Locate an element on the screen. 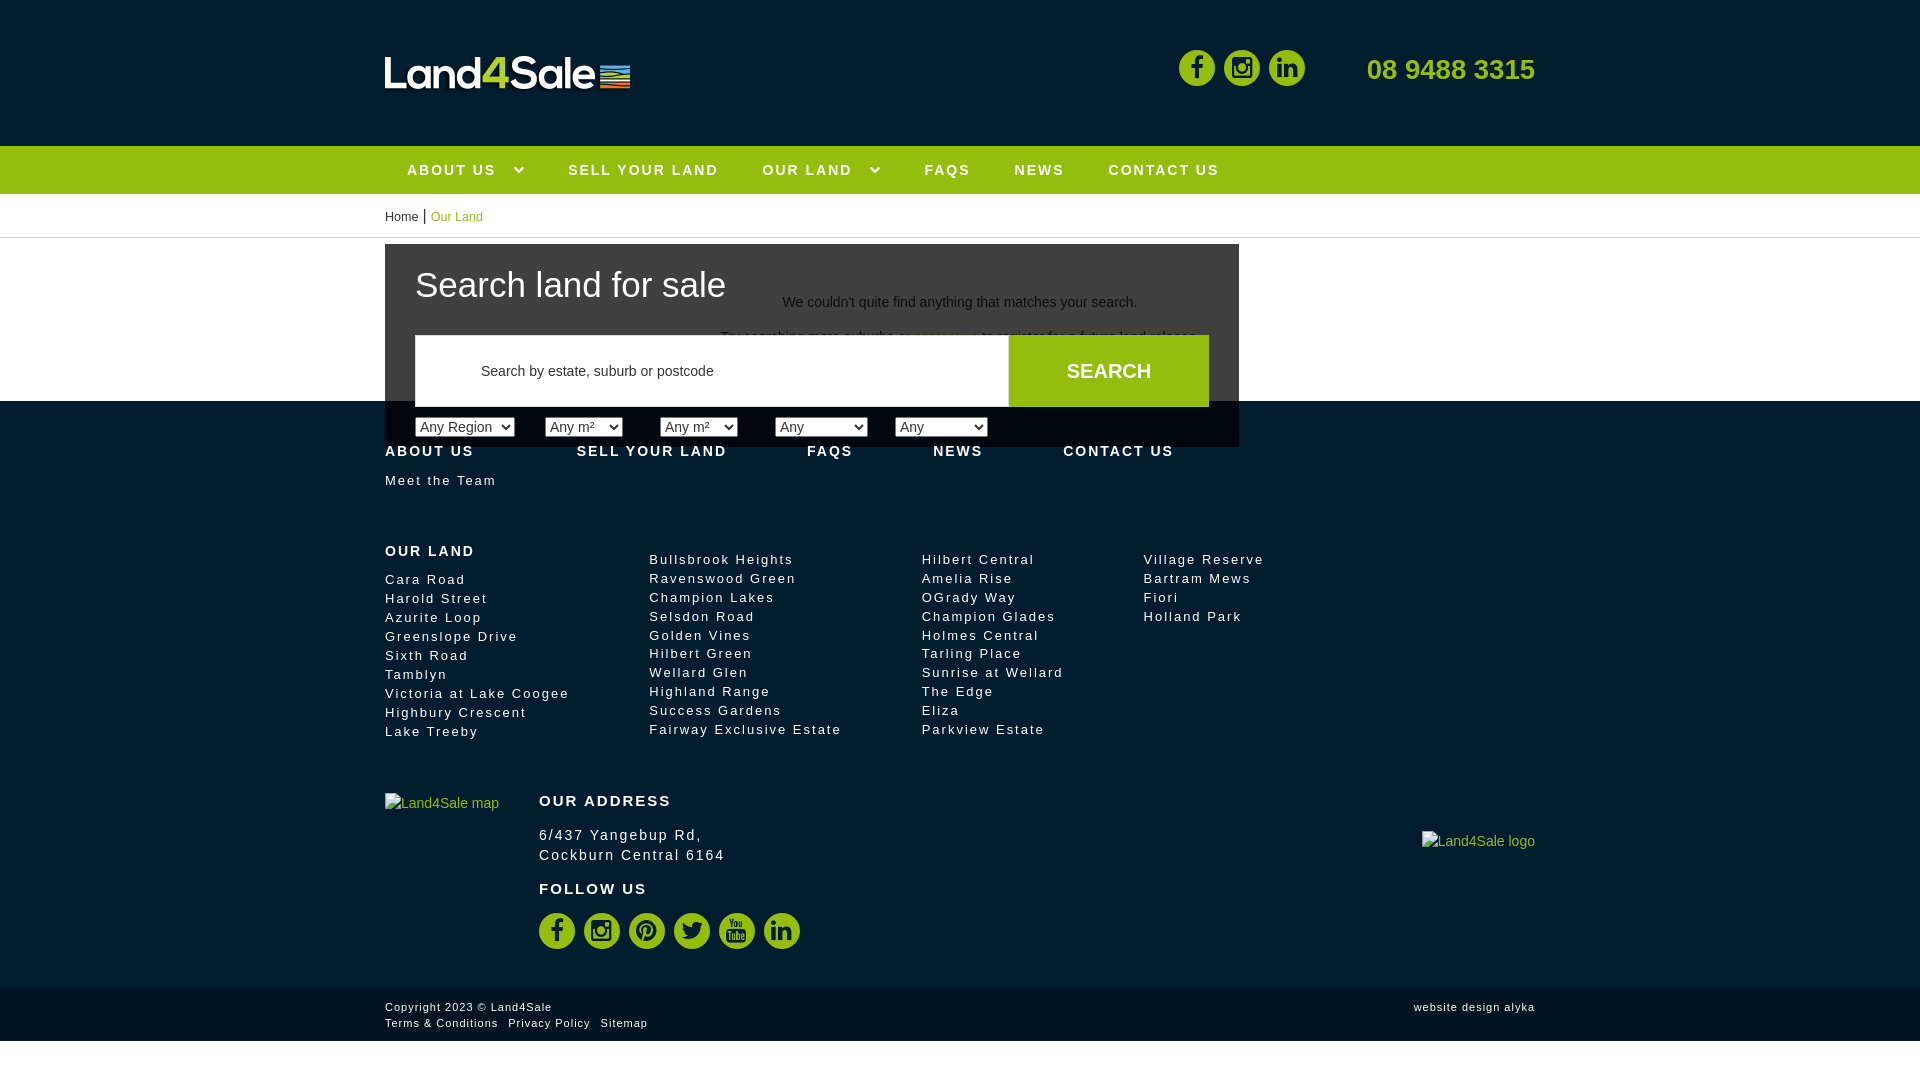 The width and height of the screenshot is (1920, 1080). 'Greenslope Drive' is located at coordinates (450, 636).